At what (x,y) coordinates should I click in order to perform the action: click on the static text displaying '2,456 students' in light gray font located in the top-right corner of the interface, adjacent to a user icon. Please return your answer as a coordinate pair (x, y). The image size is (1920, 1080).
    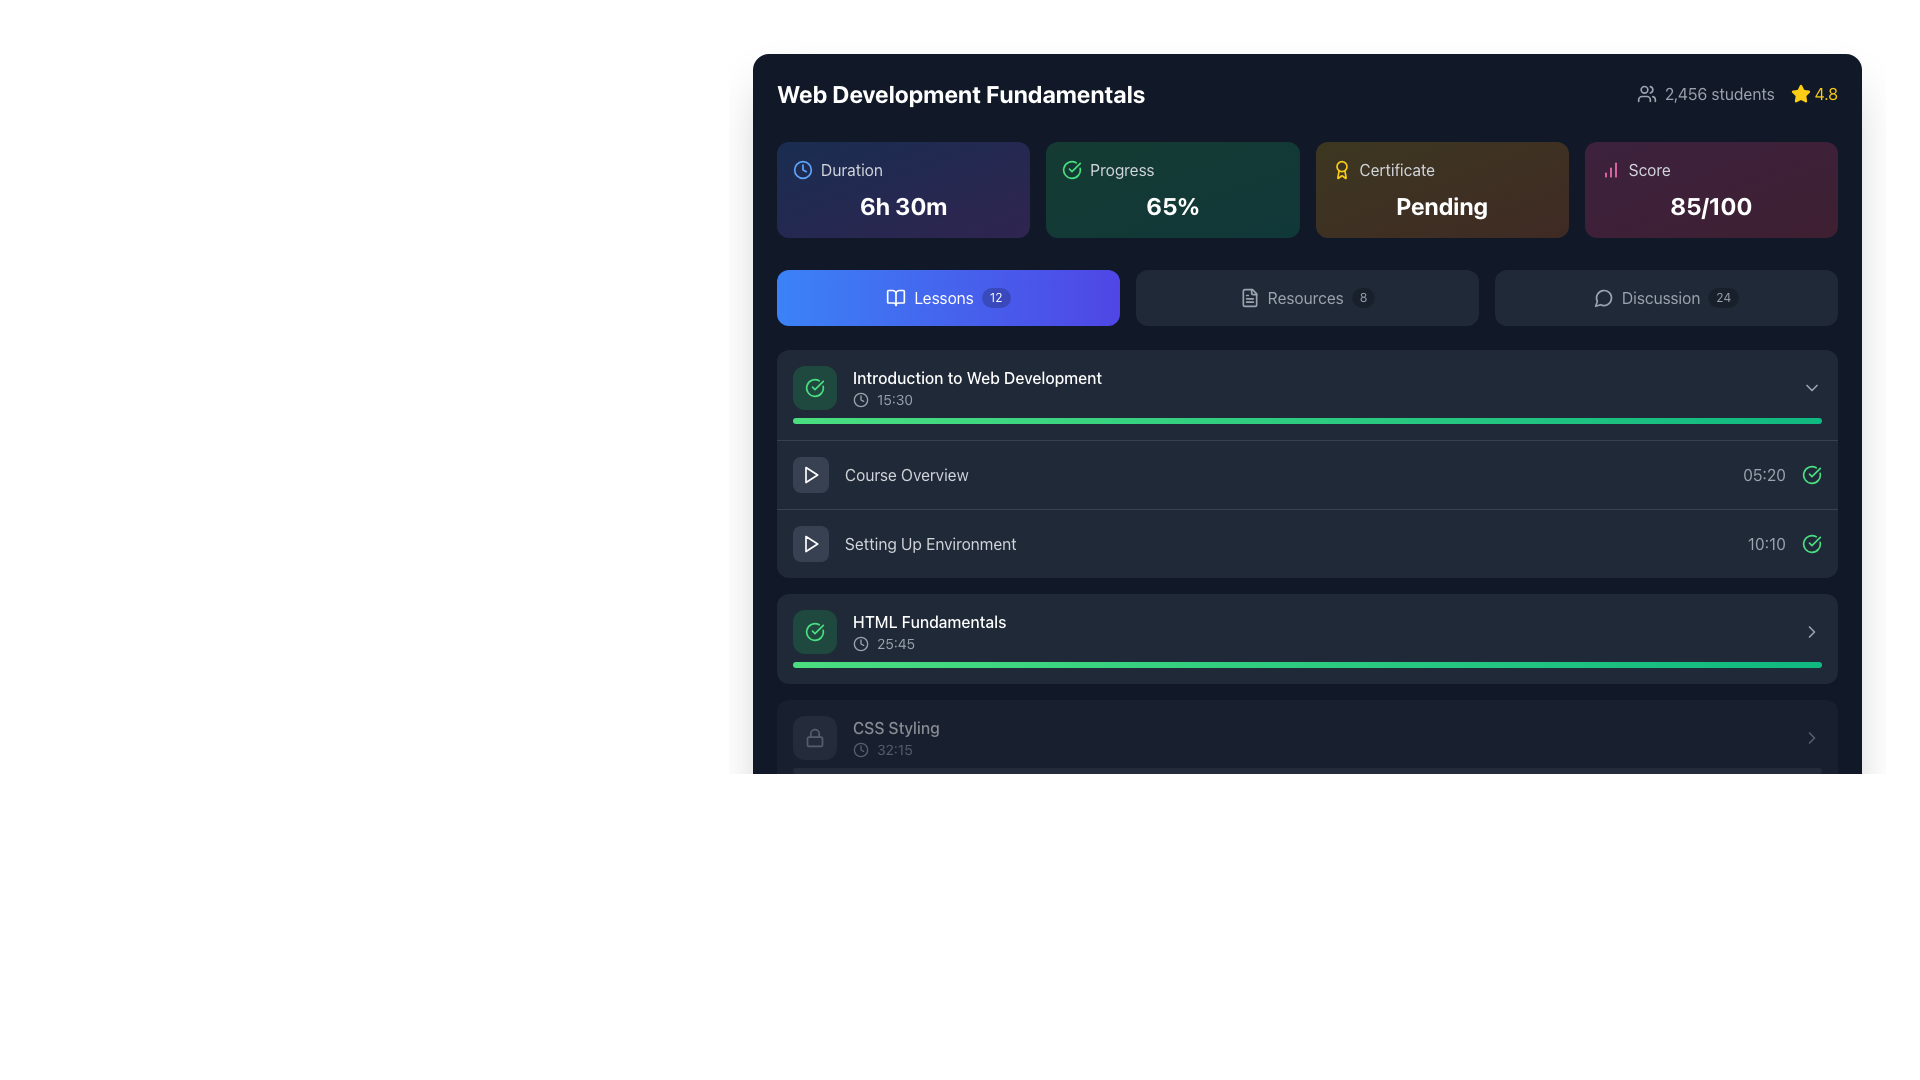
    Looking at the image, I should click on (1718, 93).